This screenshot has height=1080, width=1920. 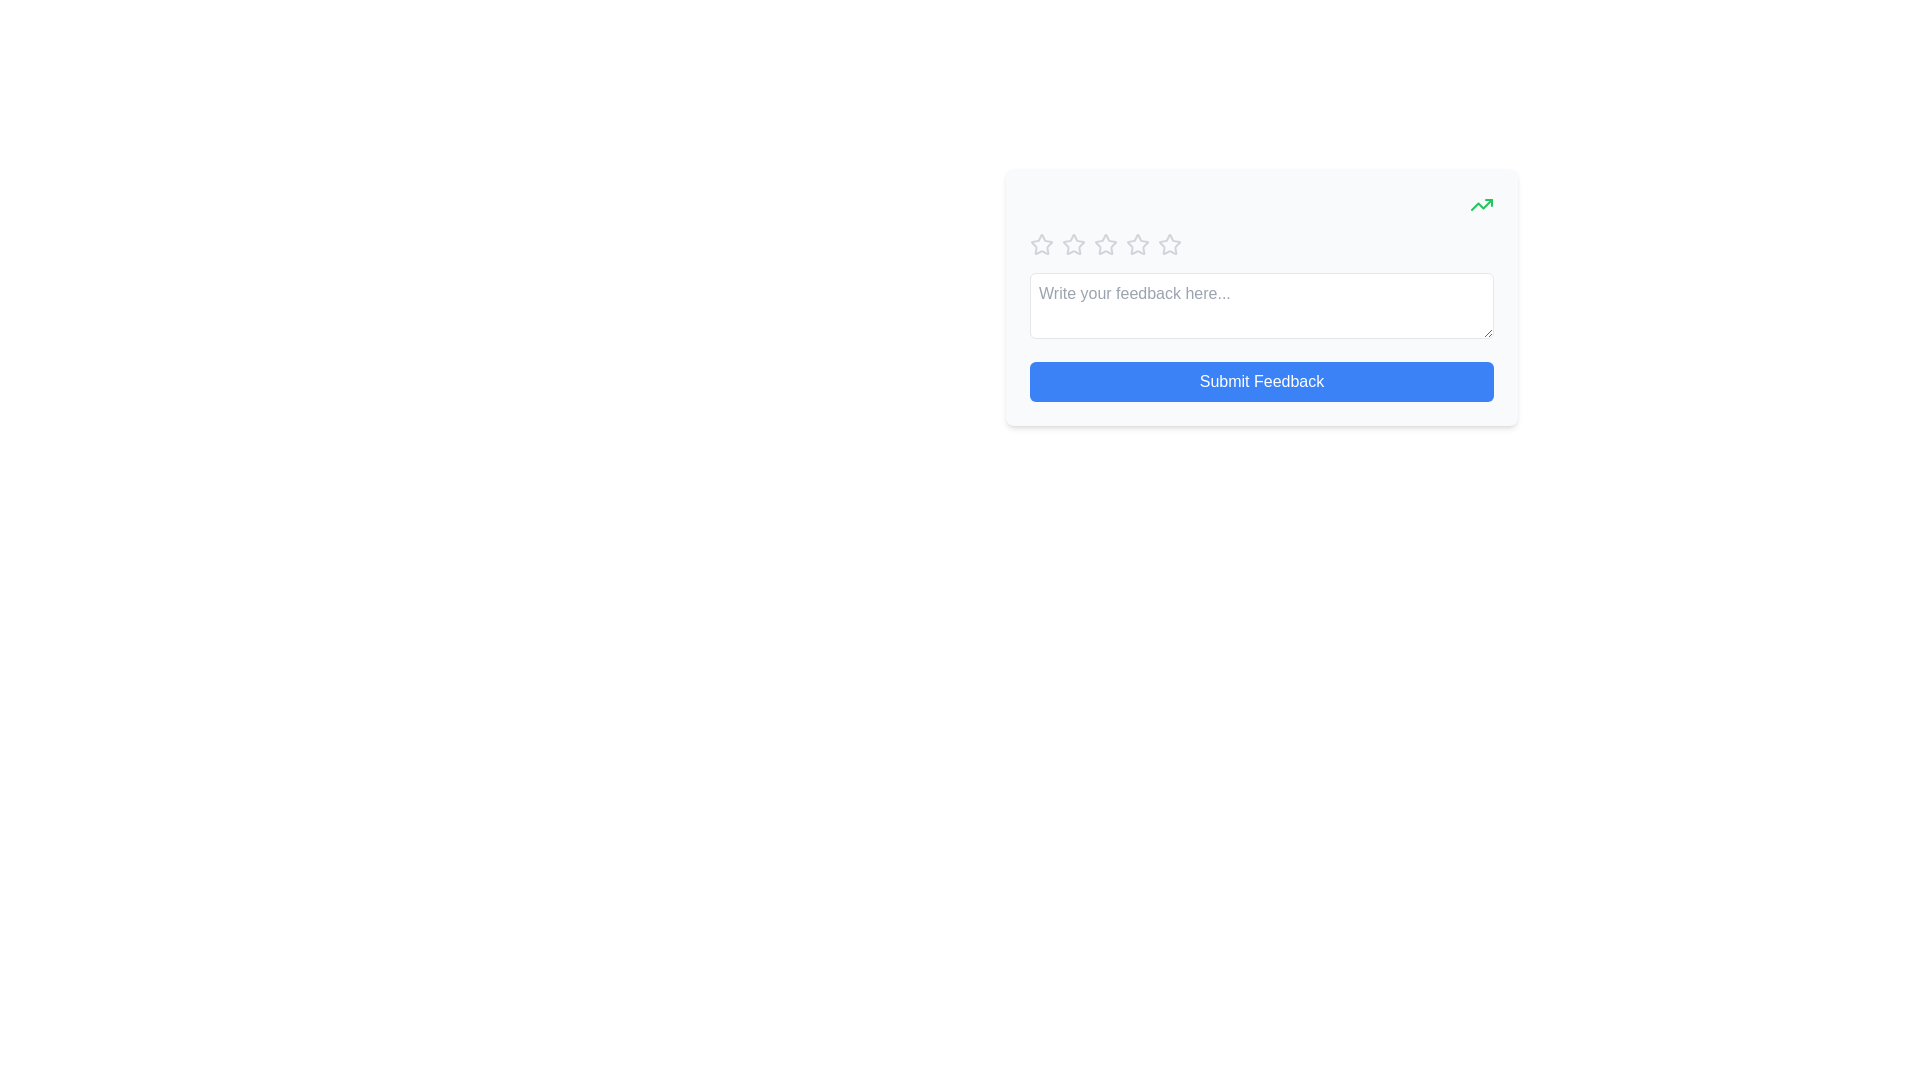 What do you see at coordinates (1073, 244) in the screenshot?
I see `the second star` at bounding box center [1073, 244].